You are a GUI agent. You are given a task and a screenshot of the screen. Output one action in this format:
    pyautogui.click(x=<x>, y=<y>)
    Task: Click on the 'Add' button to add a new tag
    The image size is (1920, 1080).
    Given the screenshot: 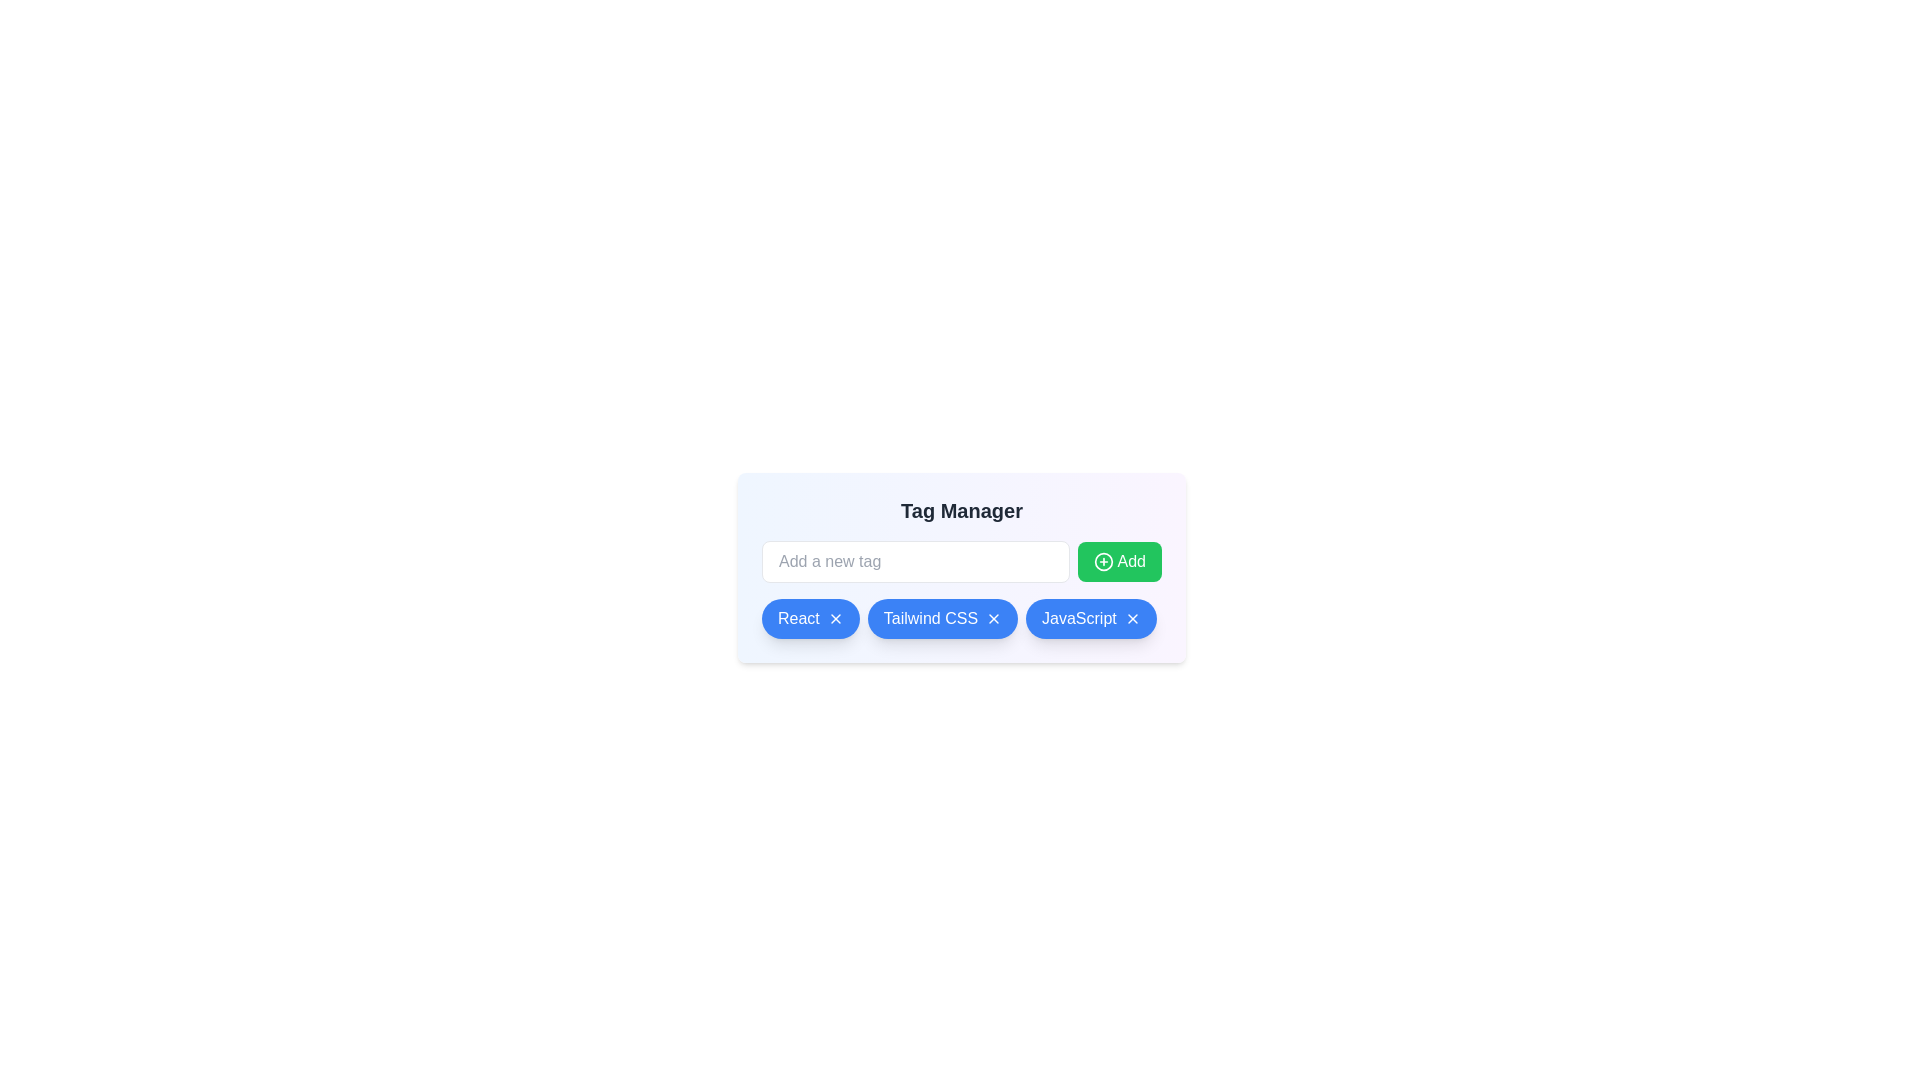 What is the action you would take?
    pyautogui.click(x=1118, y=562)
    